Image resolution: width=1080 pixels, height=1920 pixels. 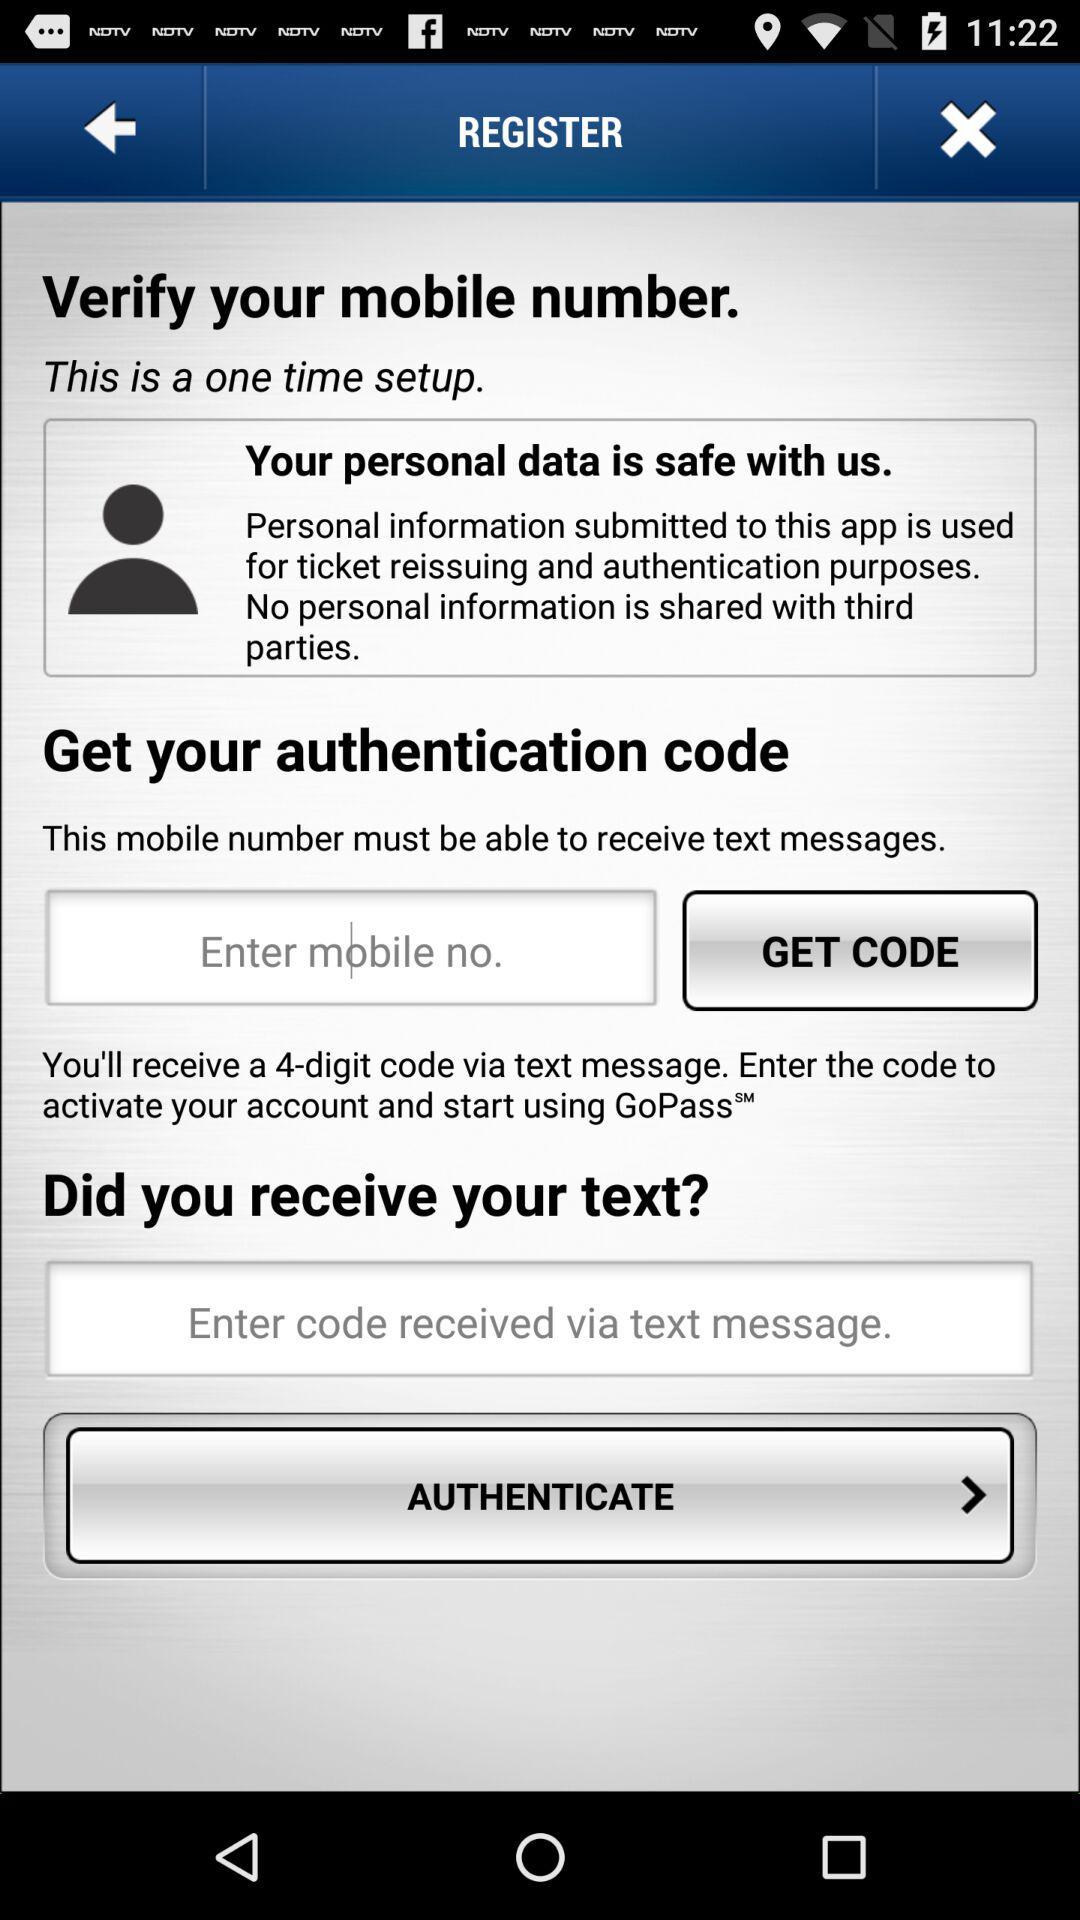 What do you see at coordinates (114, 129) in the screenshot?
I see `icon above verify your mobile` at bounding box center [114, 129].